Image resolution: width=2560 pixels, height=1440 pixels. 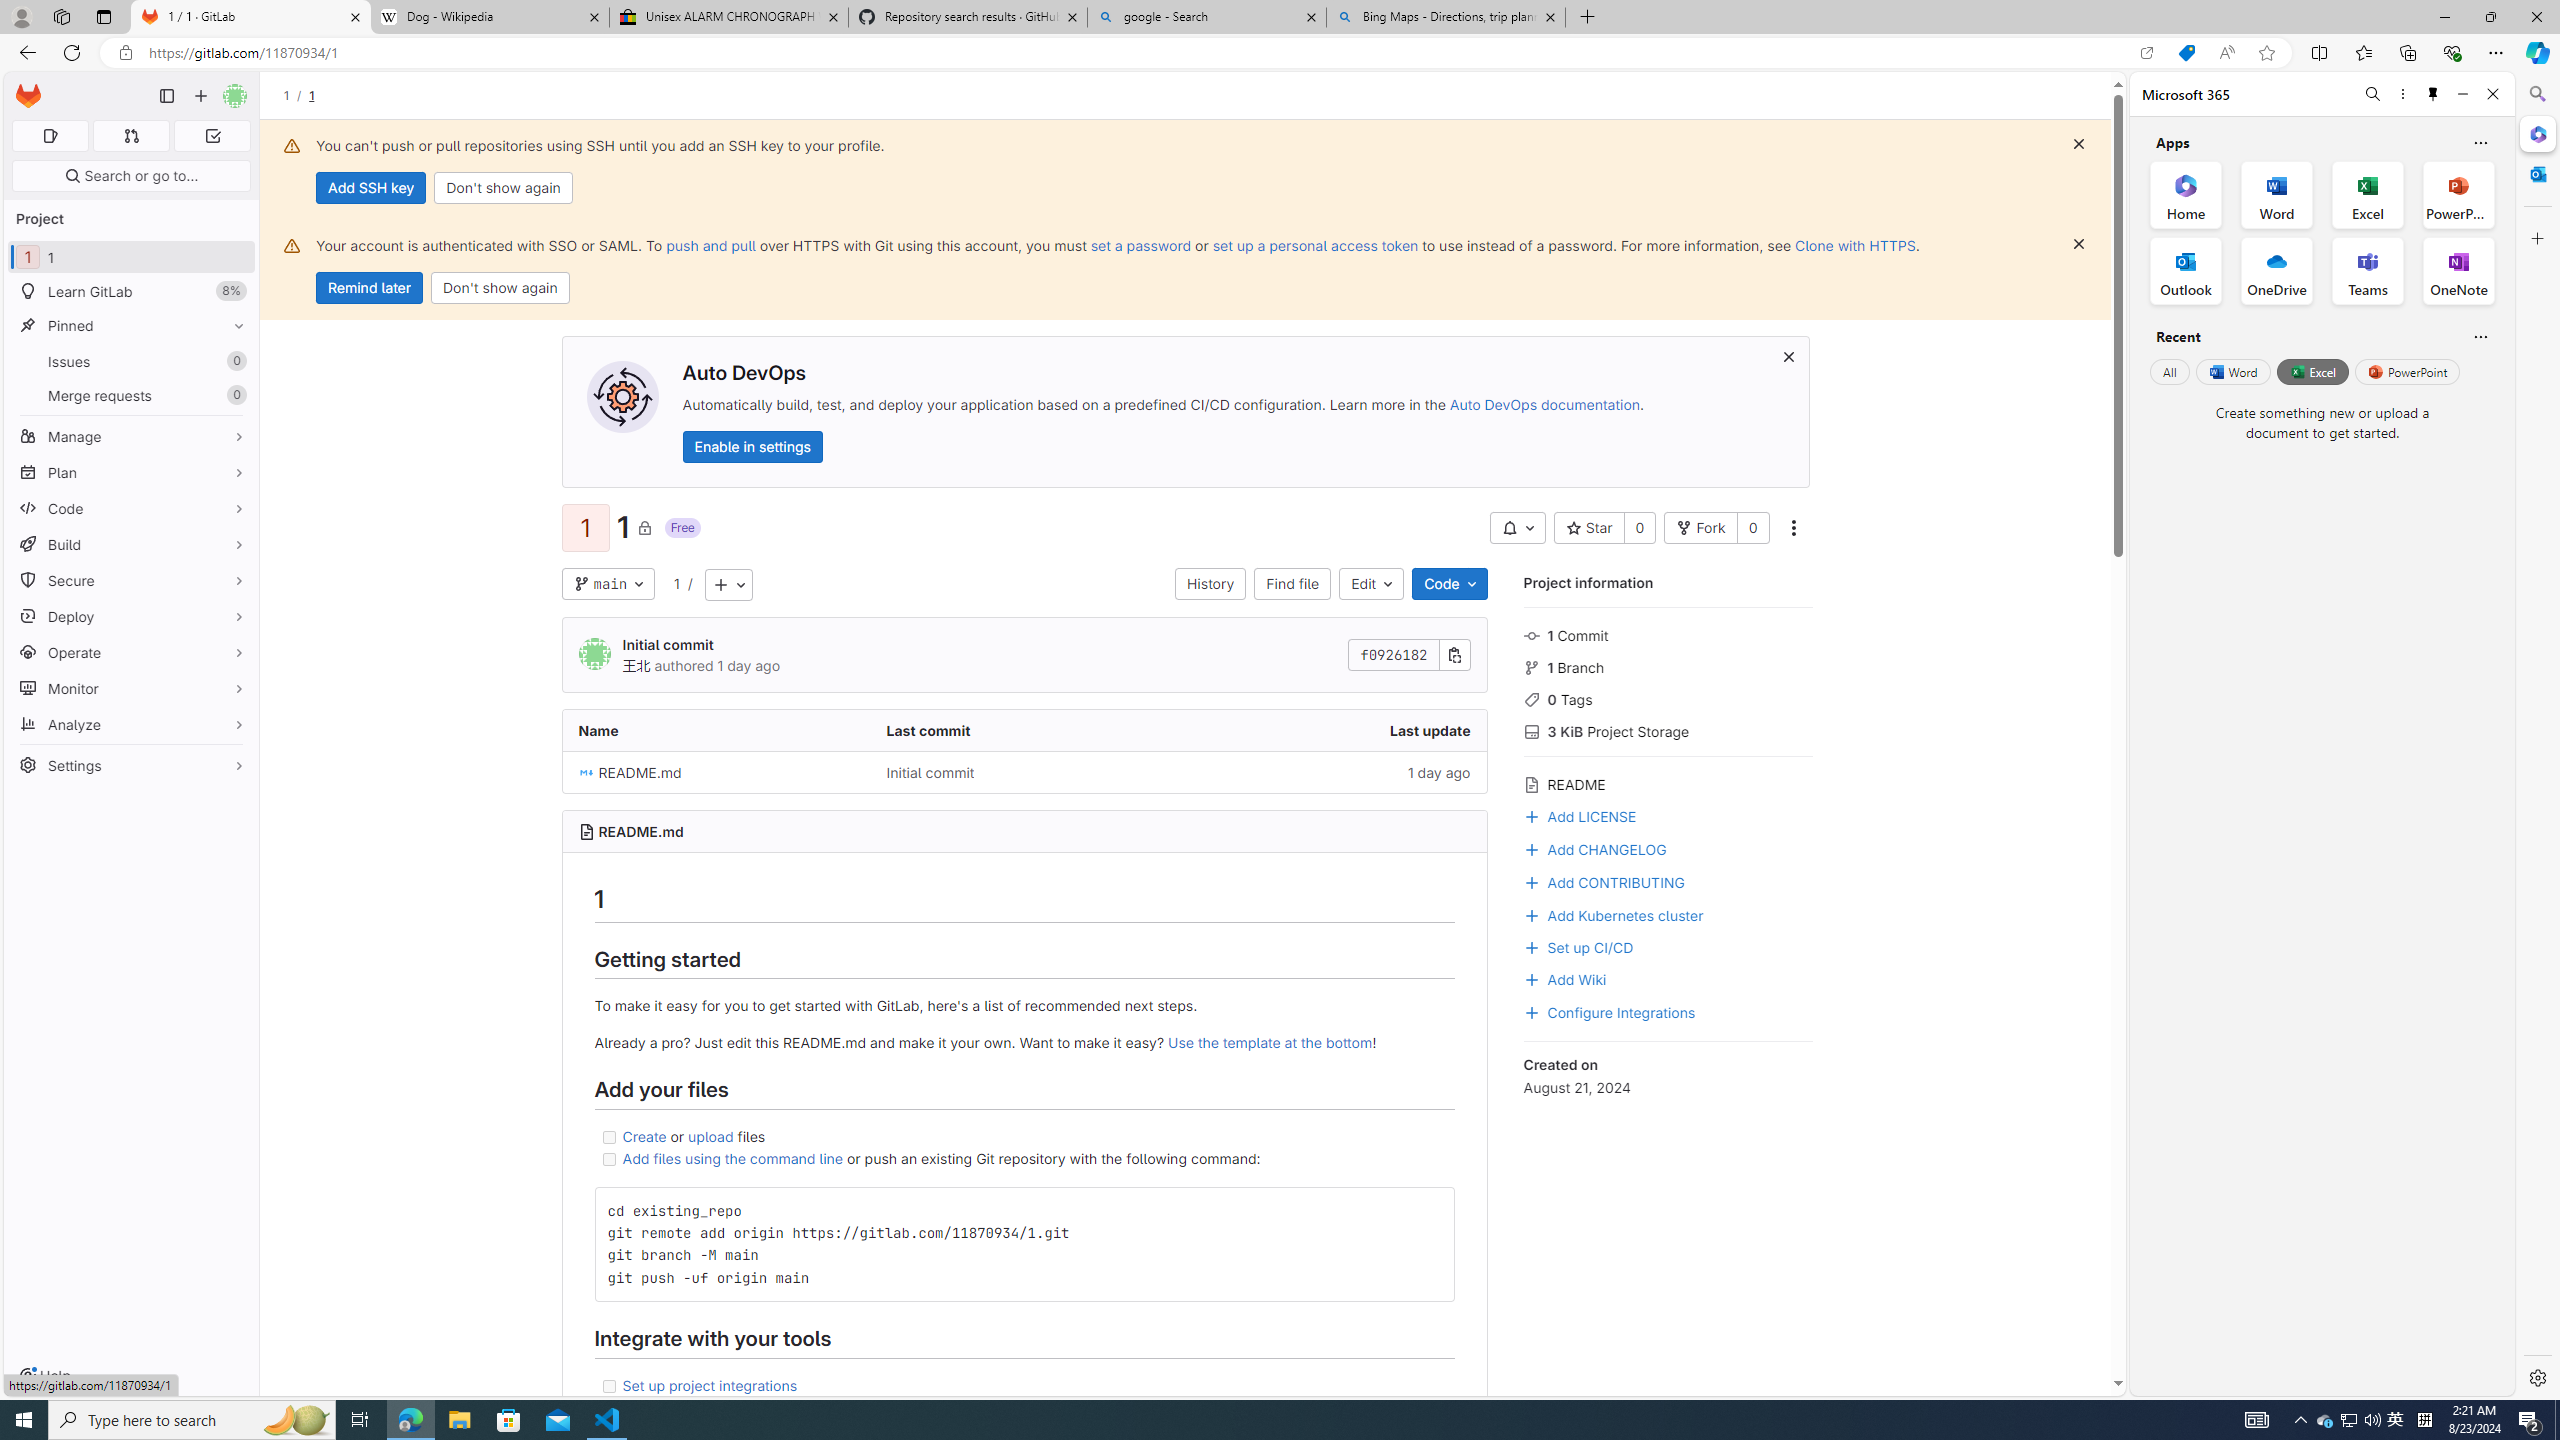 What do you see at coordinates (1455, 654) in the screenshot?
I see `'Copy commit SHA'` at bounding box center [1455, 654].